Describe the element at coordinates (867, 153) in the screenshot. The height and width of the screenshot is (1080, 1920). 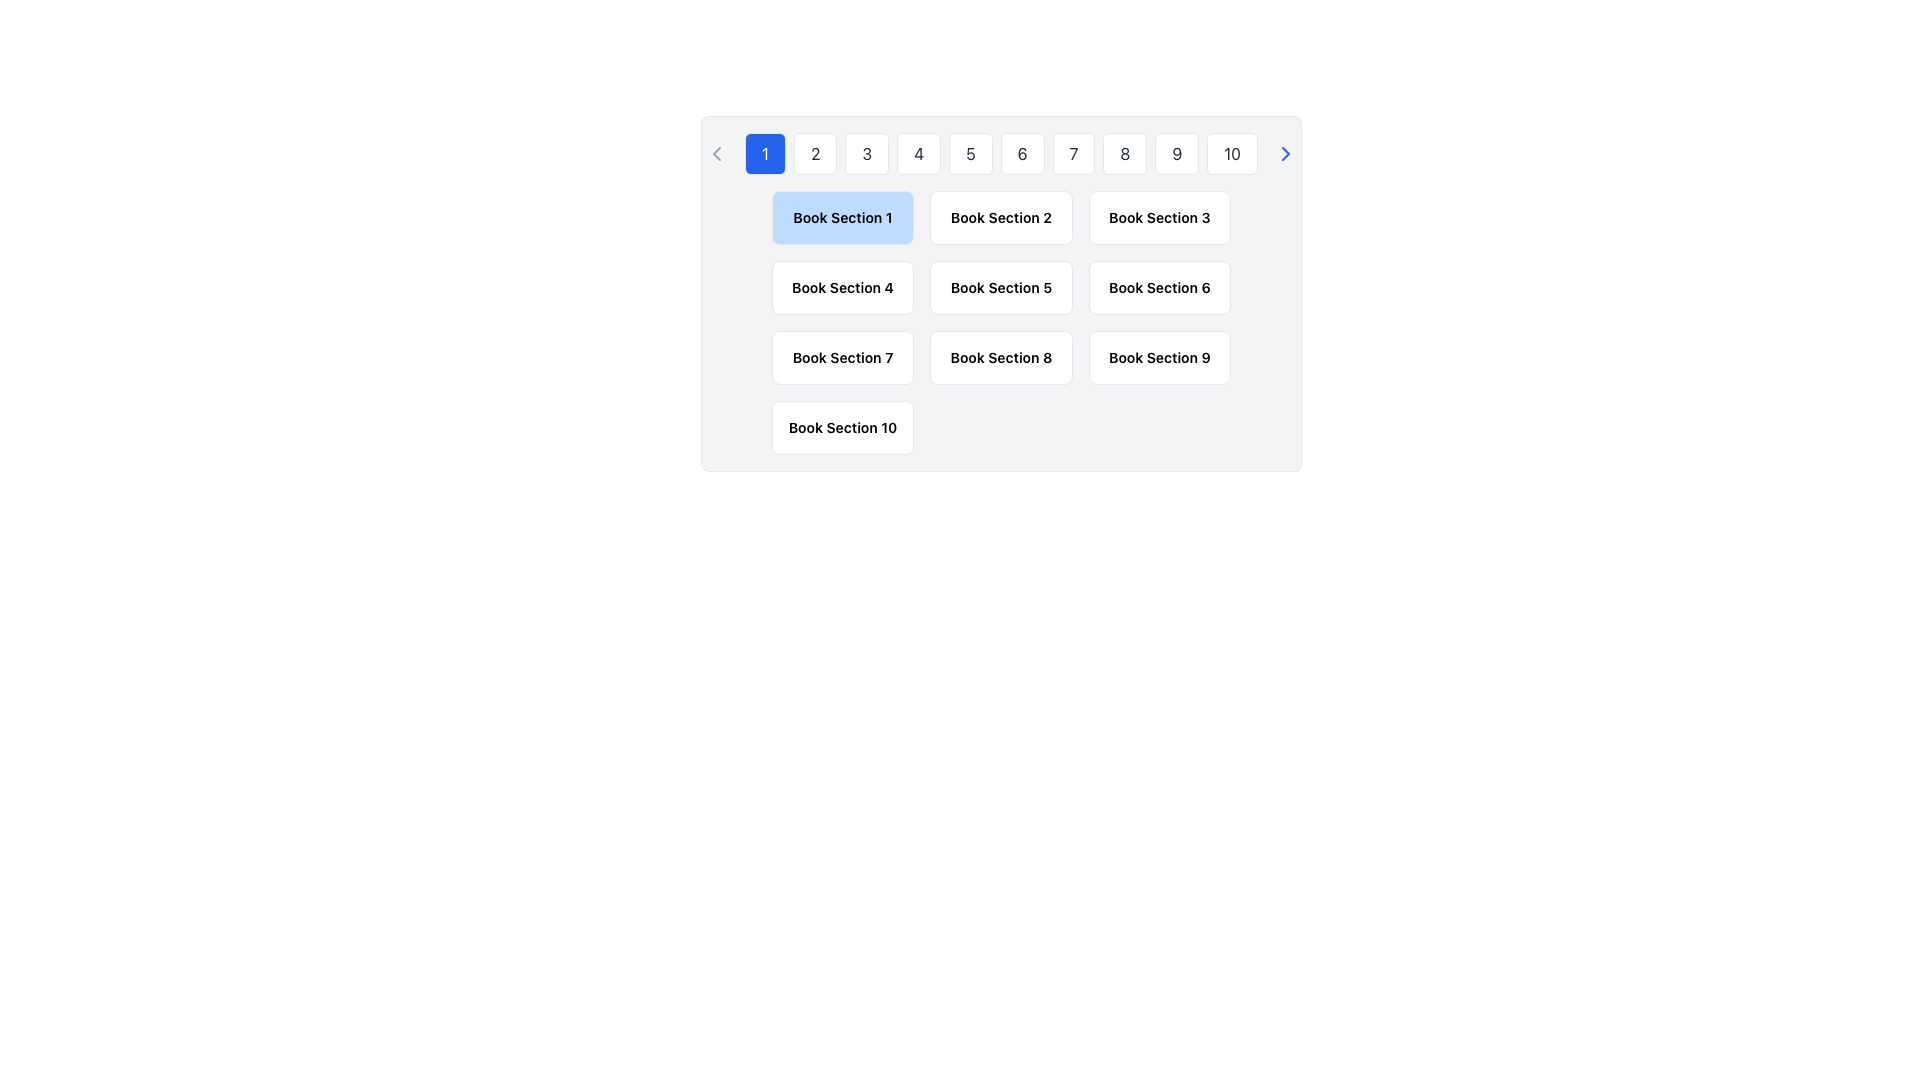
I see `the navigation button, which is the third button in a row of numbered buttons, located between the buttons labeled '2' and '4'` at that location.